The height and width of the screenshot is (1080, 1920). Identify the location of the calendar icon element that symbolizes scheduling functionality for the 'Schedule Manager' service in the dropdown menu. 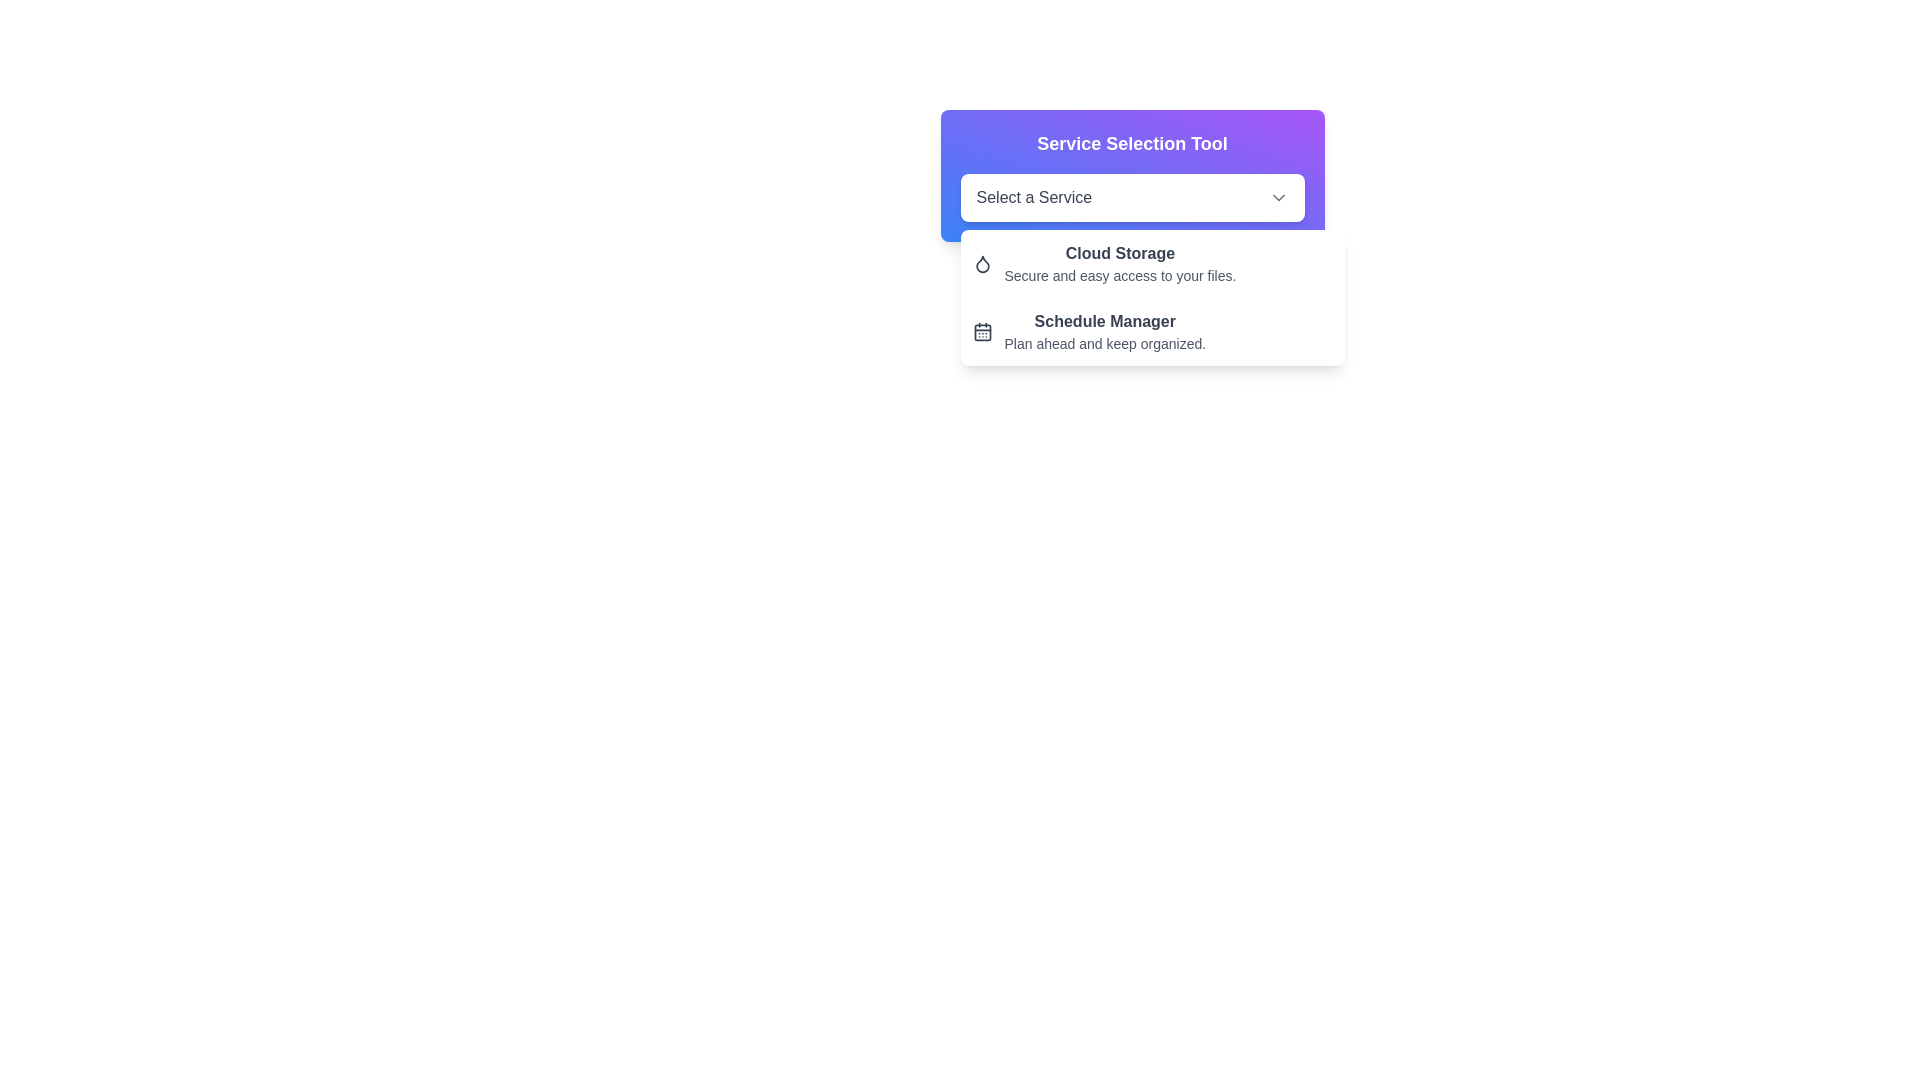
(982, 331).